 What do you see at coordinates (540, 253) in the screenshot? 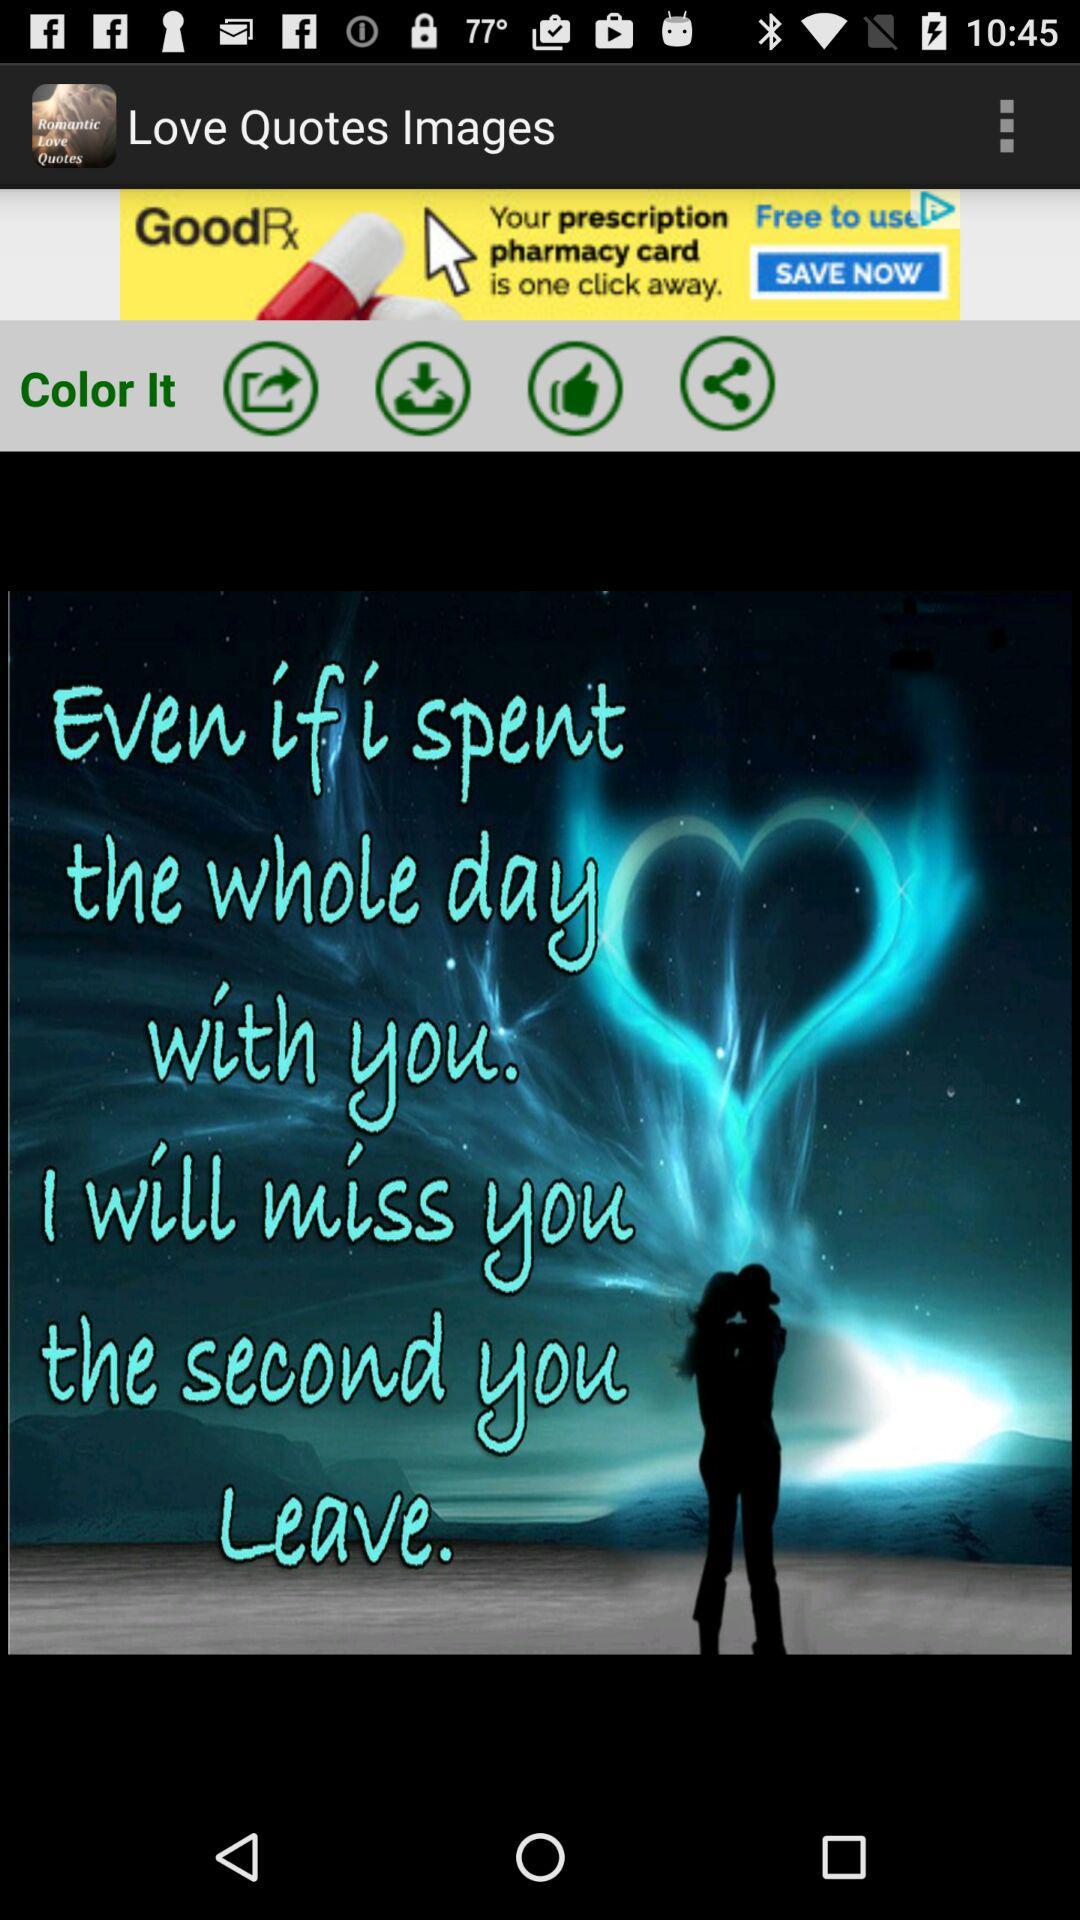
I see `open advertisement` at bounding box center [540, 253].